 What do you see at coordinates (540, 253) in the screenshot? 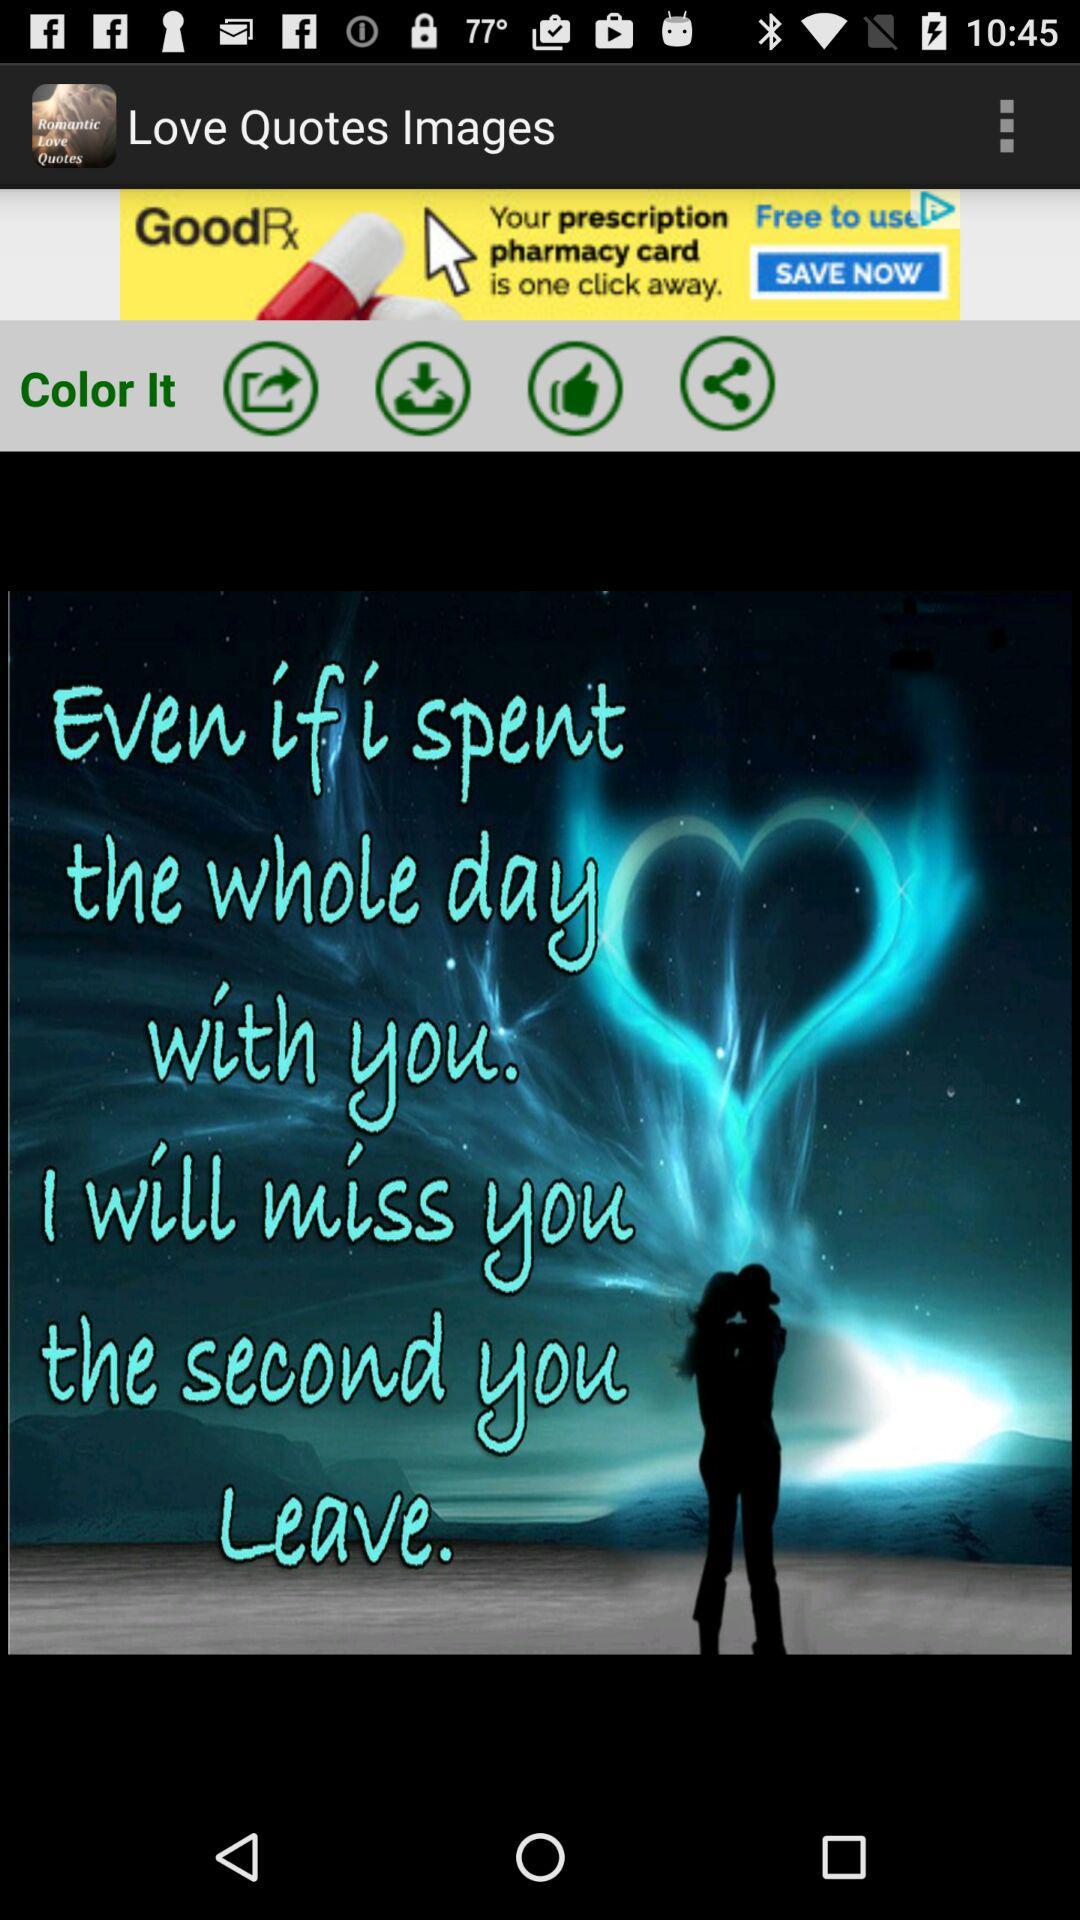
I see `open advertisement` at bounding box center [540, 253].